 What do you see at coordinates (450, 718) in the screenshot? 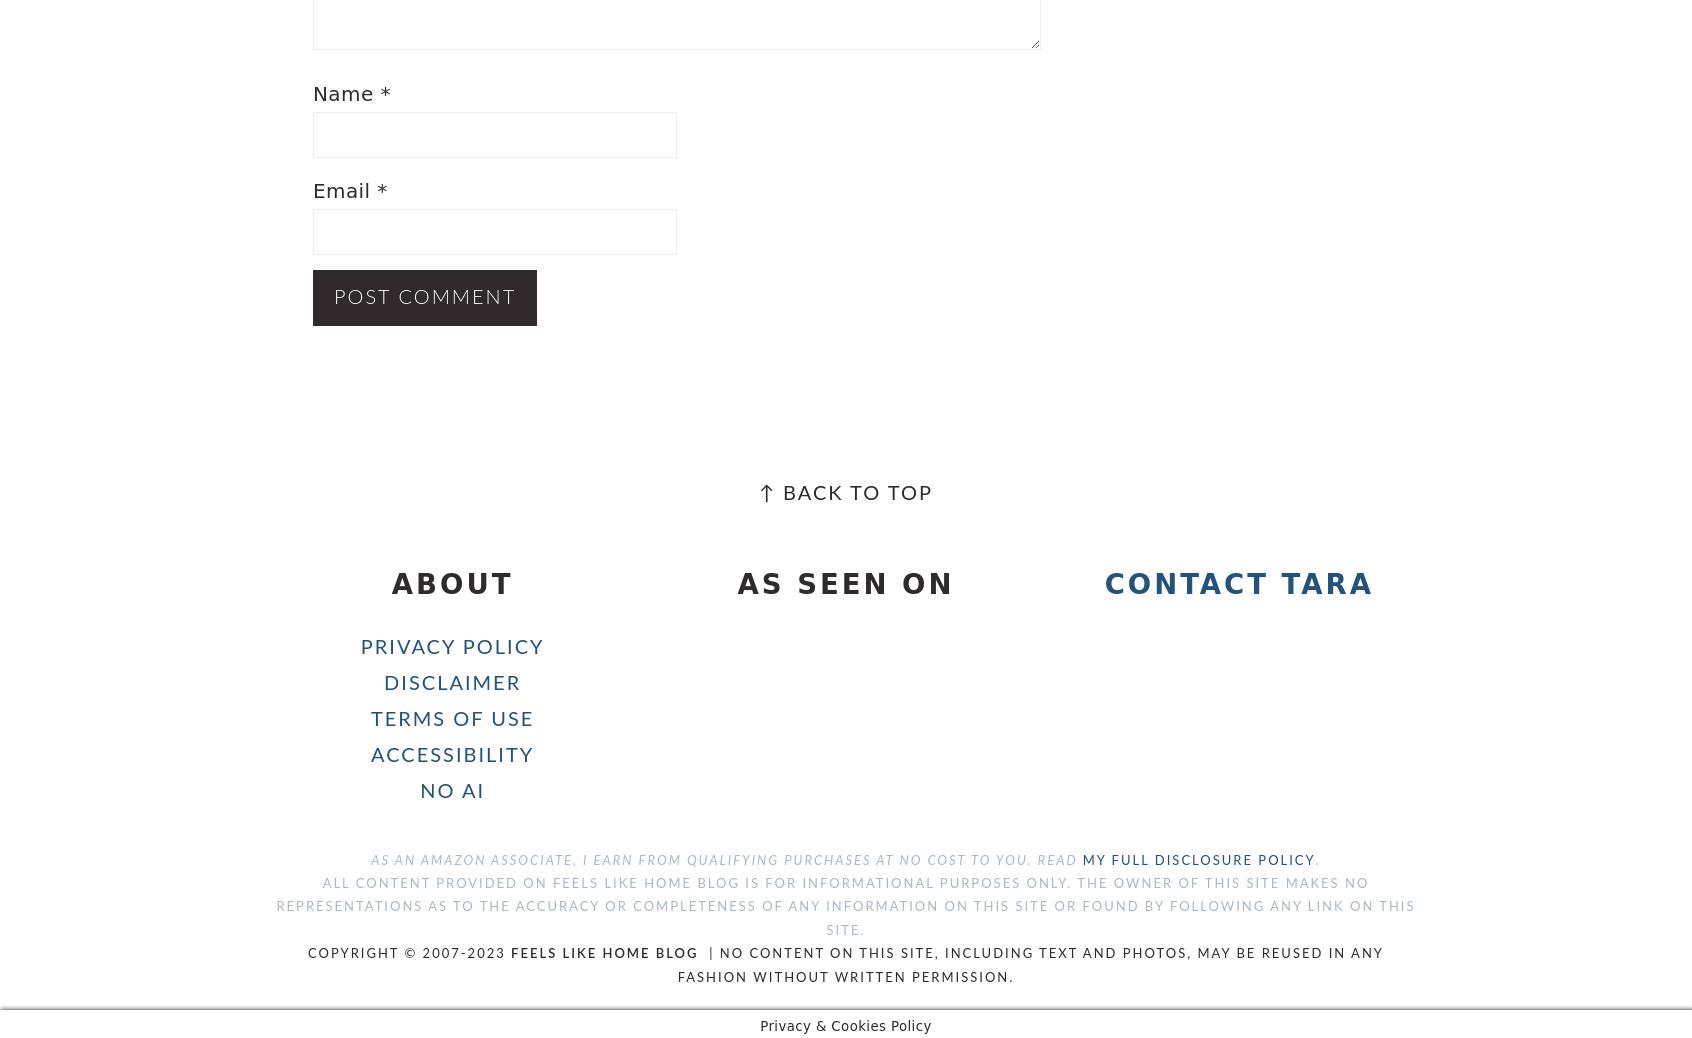
I see `'Terms of Use'` at bounding box center [450, 718].